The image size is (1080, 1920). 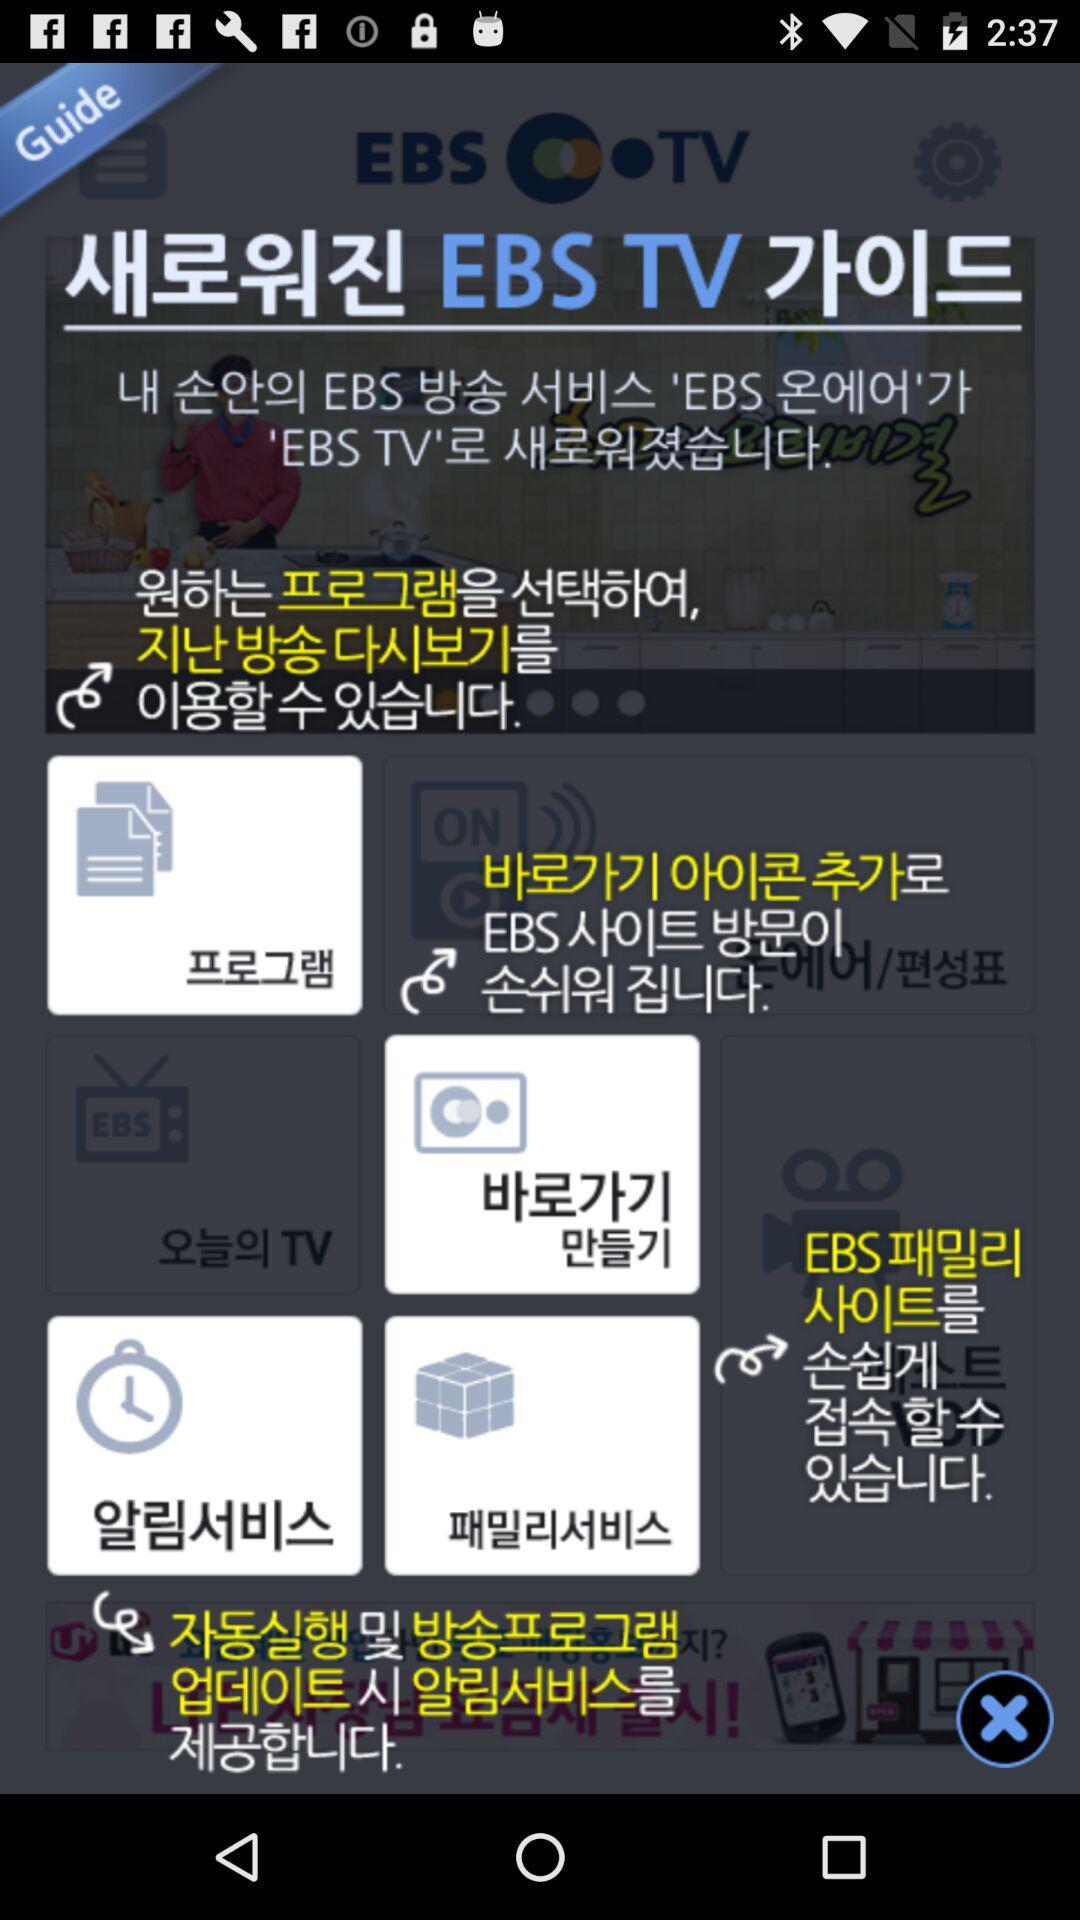 What do you see at coordinates (1005, 1839) in the screenshot?
I see `the close icon` at bounding box center [1005, 1839].